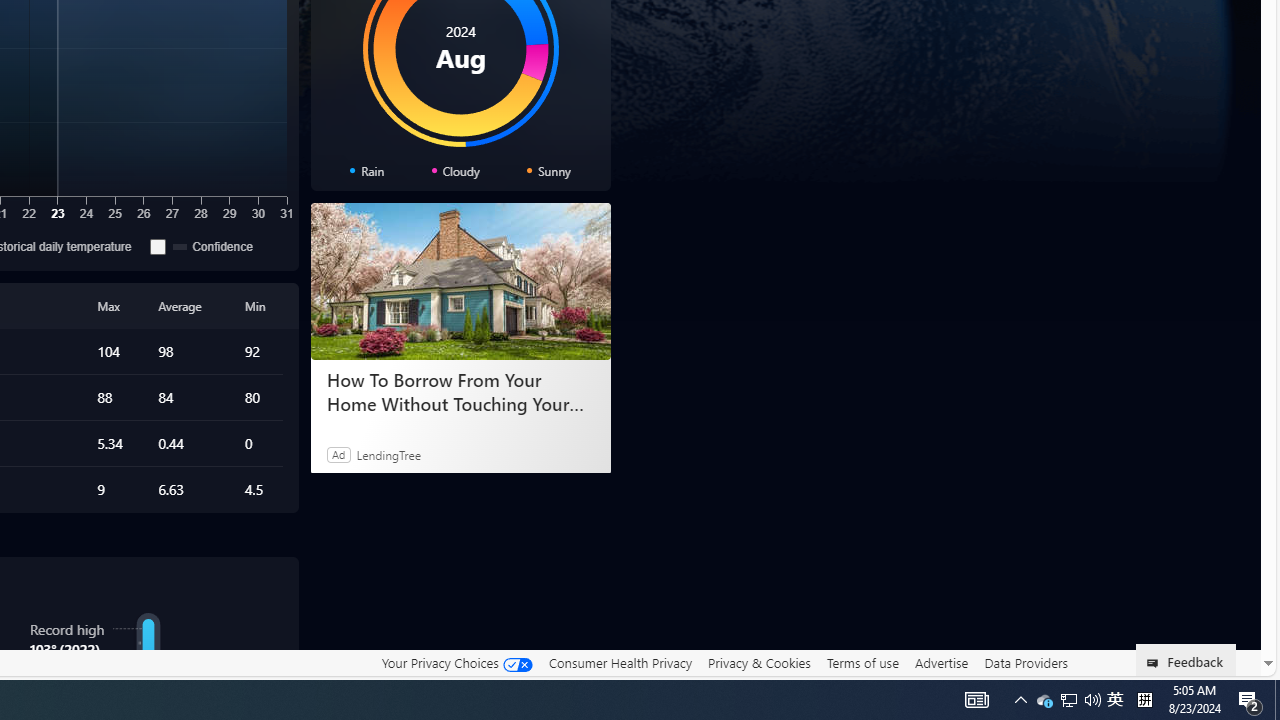 The image size is (1280, 720). What do you see at coordinates (157, 245) in the screenshot?
I see `'Confidence'` at bounding box center [157, 245].